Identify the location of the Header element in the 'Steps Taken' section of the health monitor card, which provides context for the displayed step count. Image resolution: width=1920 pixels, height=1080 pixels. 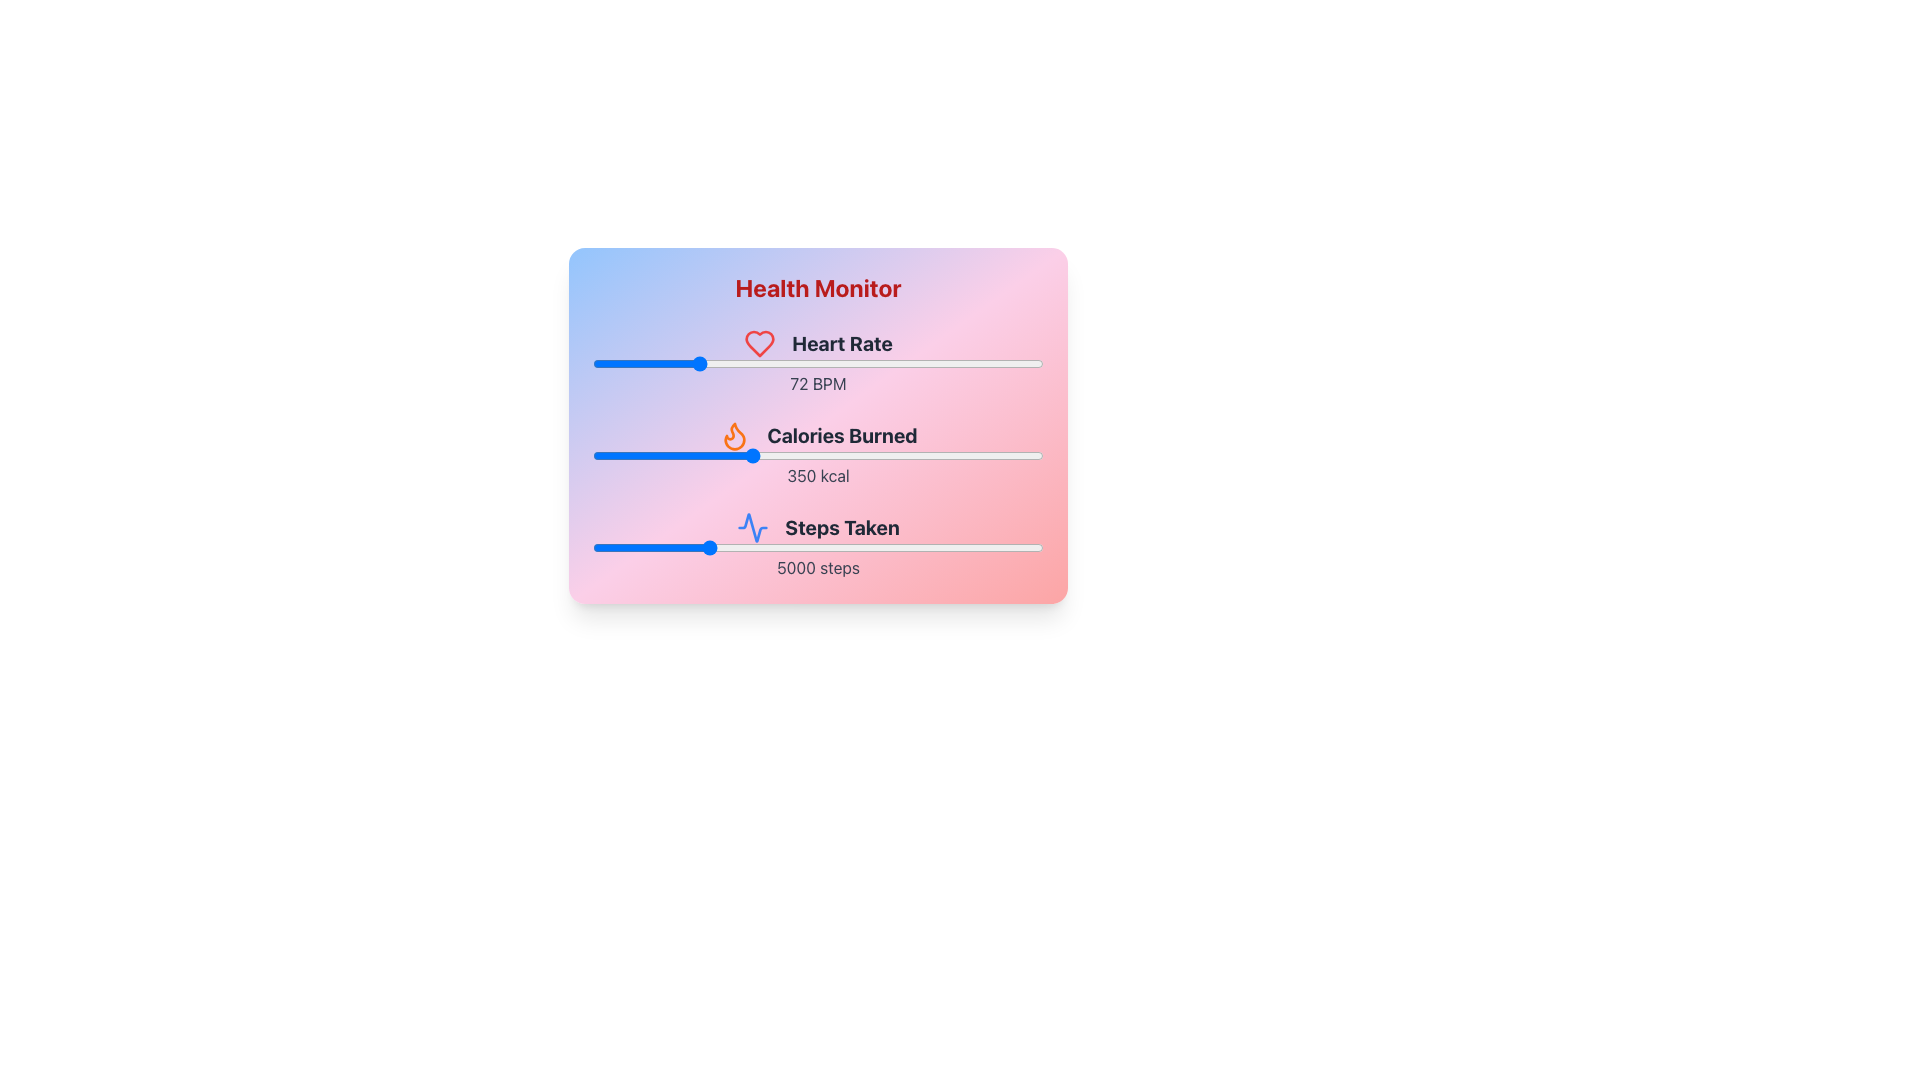
(818, 527).